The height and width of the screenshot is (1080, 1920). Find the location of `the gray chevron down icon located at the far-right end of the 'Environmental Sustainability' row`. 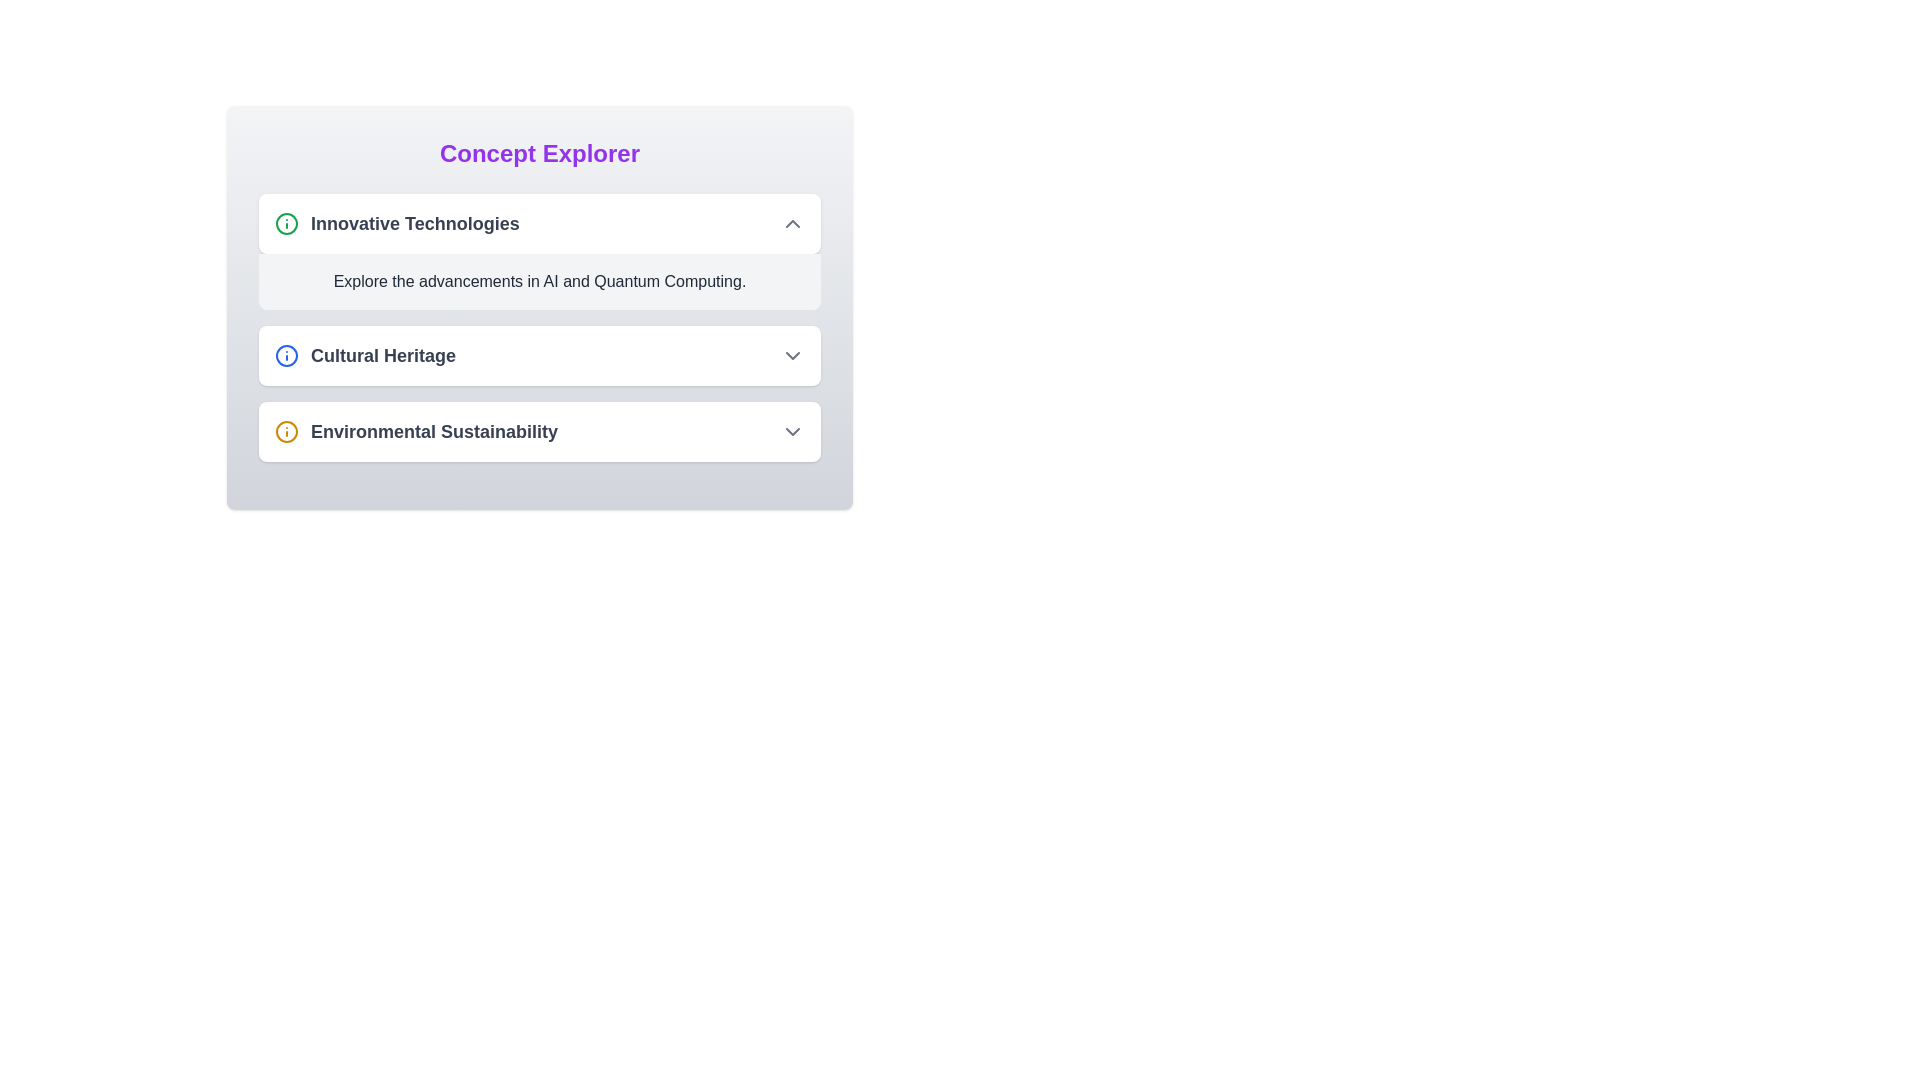

the gray chevron down icon located at the far-right end of the 'Environmental Sustainability' row is located at coordinates (791, 431).